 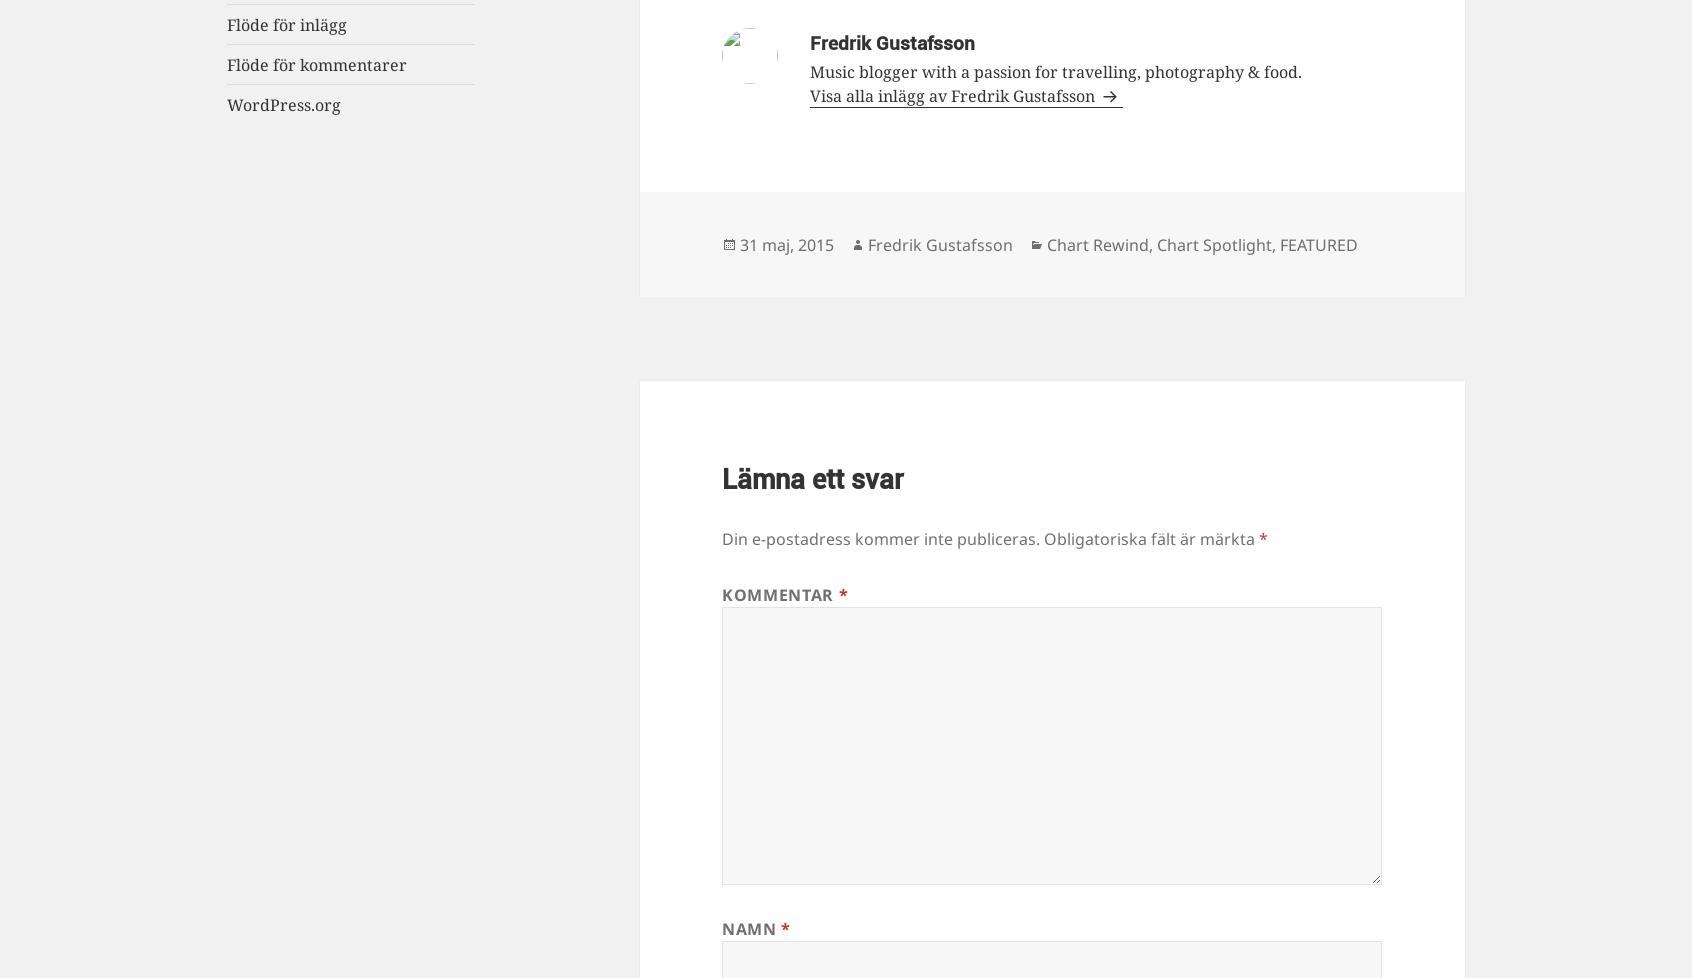 What do you see at coordinates (1042, 538) in the screenshot?
I see `'Obligatoriska fält är märkta'` at bounding box center [1042, 538].